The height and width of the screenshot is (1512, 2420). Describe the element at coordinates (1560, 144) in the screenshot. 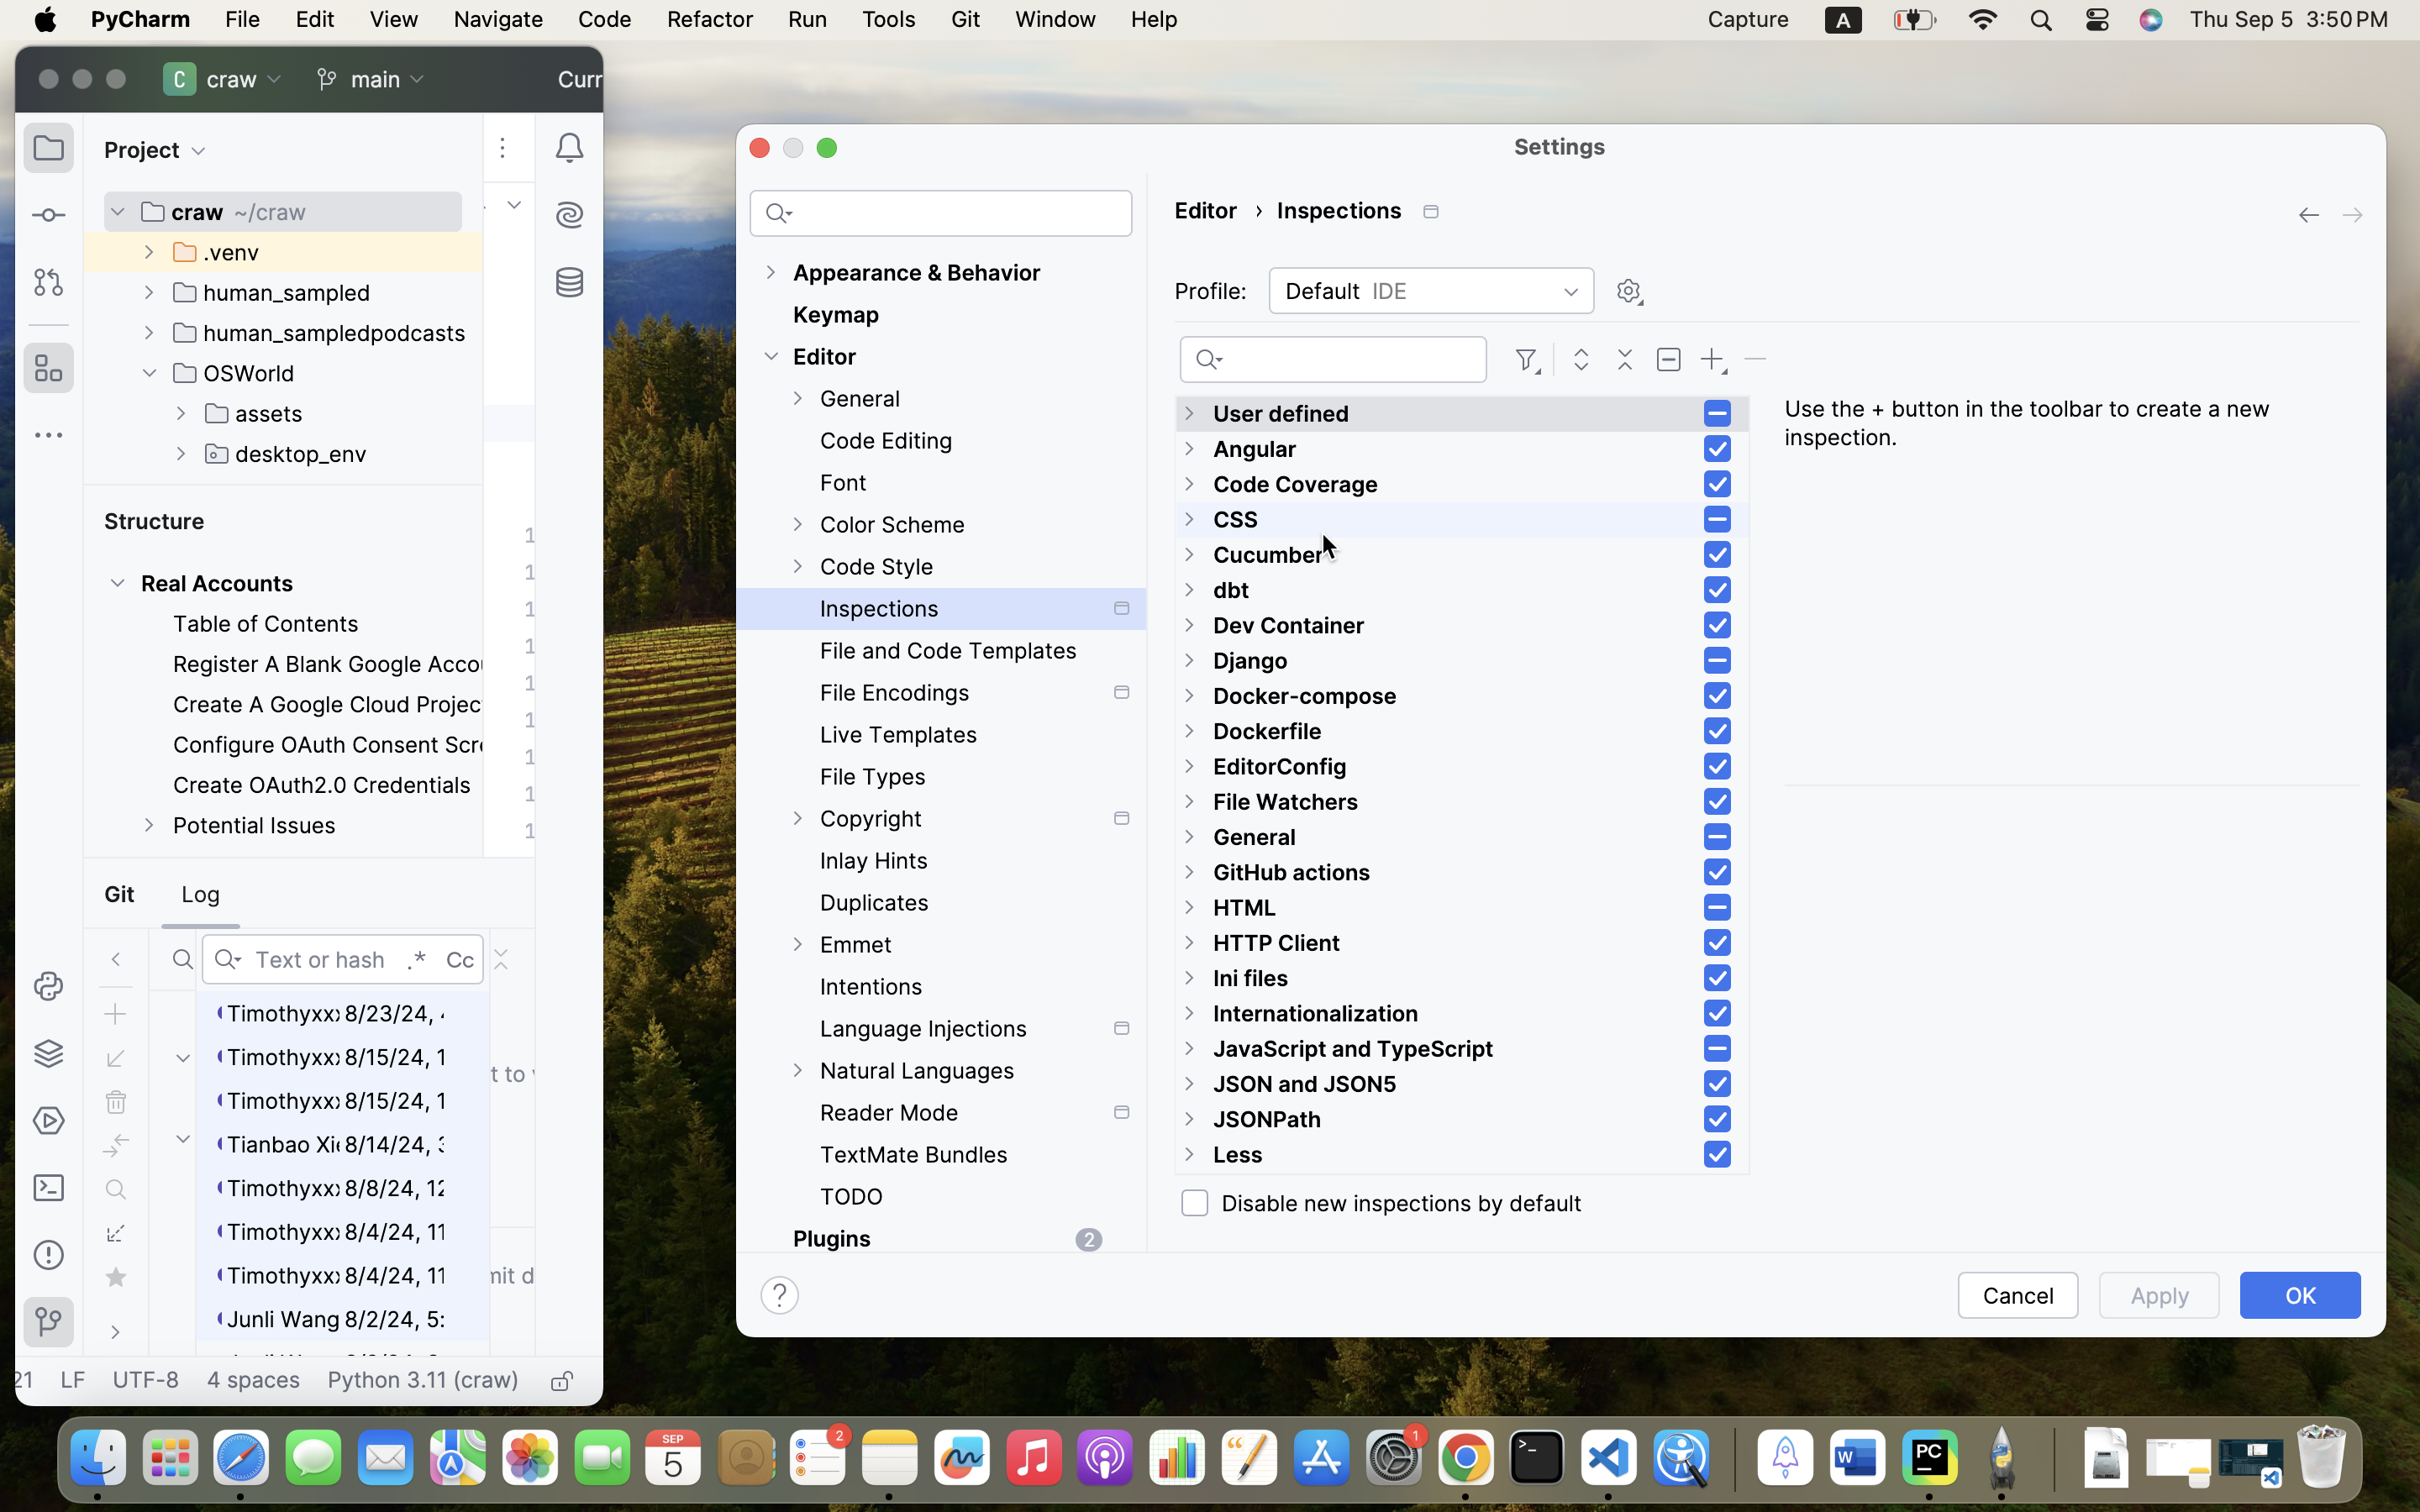

I see `'Settings'` at that location.